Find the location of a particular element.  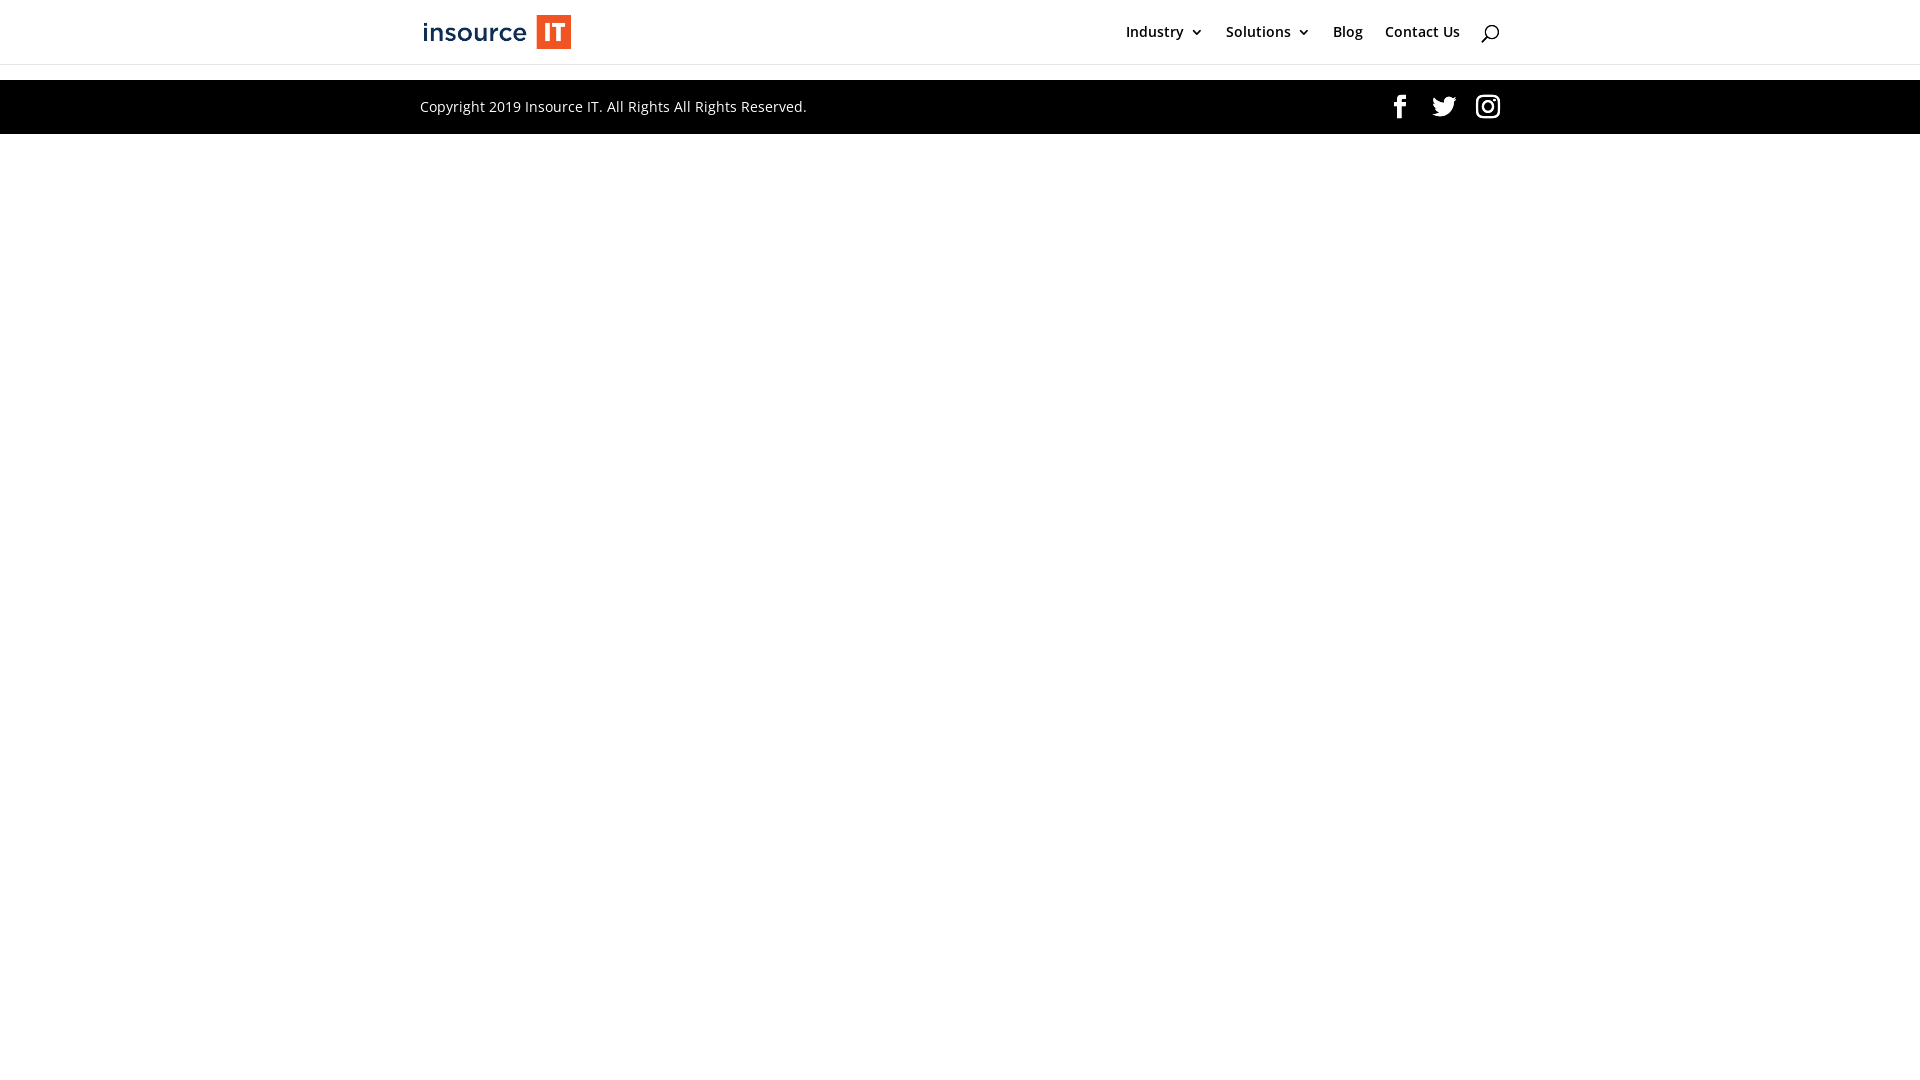

'Industry' is located at coordinates (1165, 44).